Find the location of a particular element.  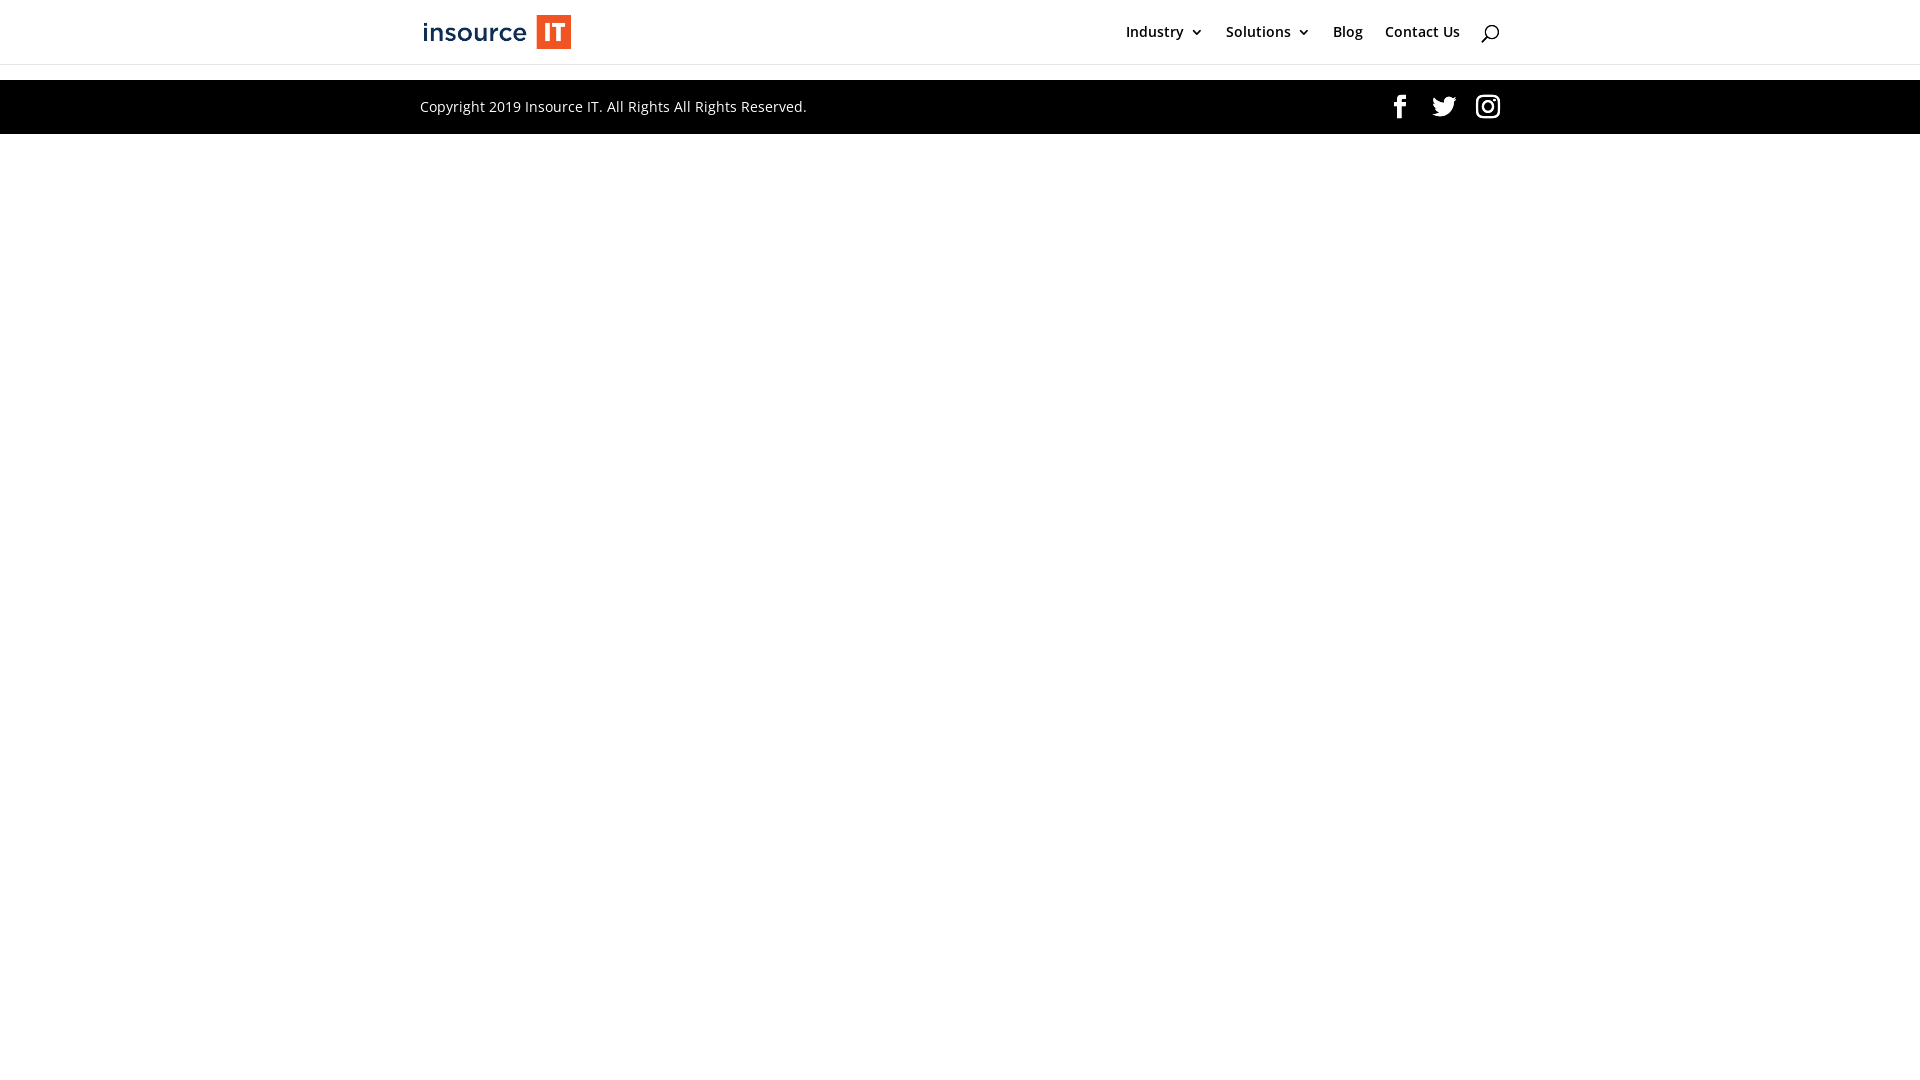

'Industry' is located at coordinates (1165, 44).